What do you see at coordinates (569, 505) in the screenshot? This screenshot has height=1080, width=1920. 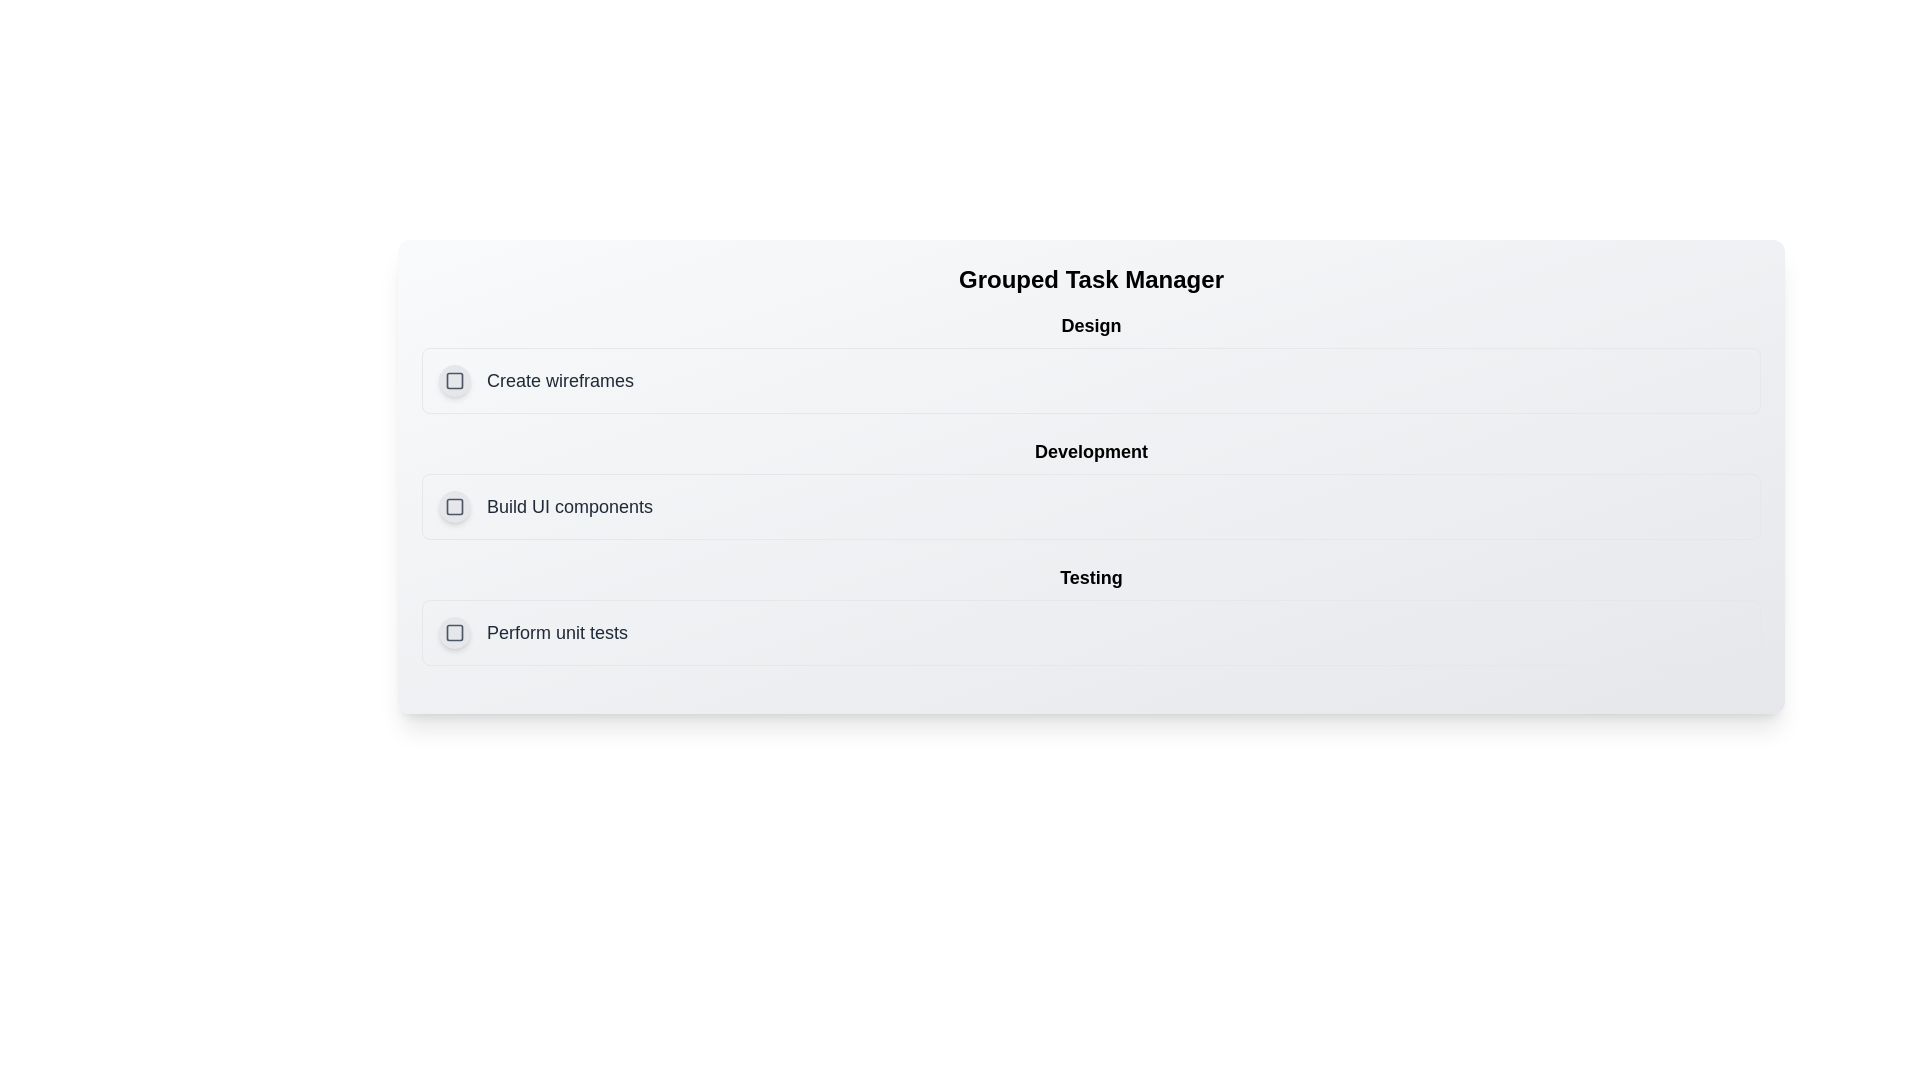 I see `text label that says 'Build UI components' located in the 'Development' section, next to a checkbox-like icon` at bounding box center [569, 505].